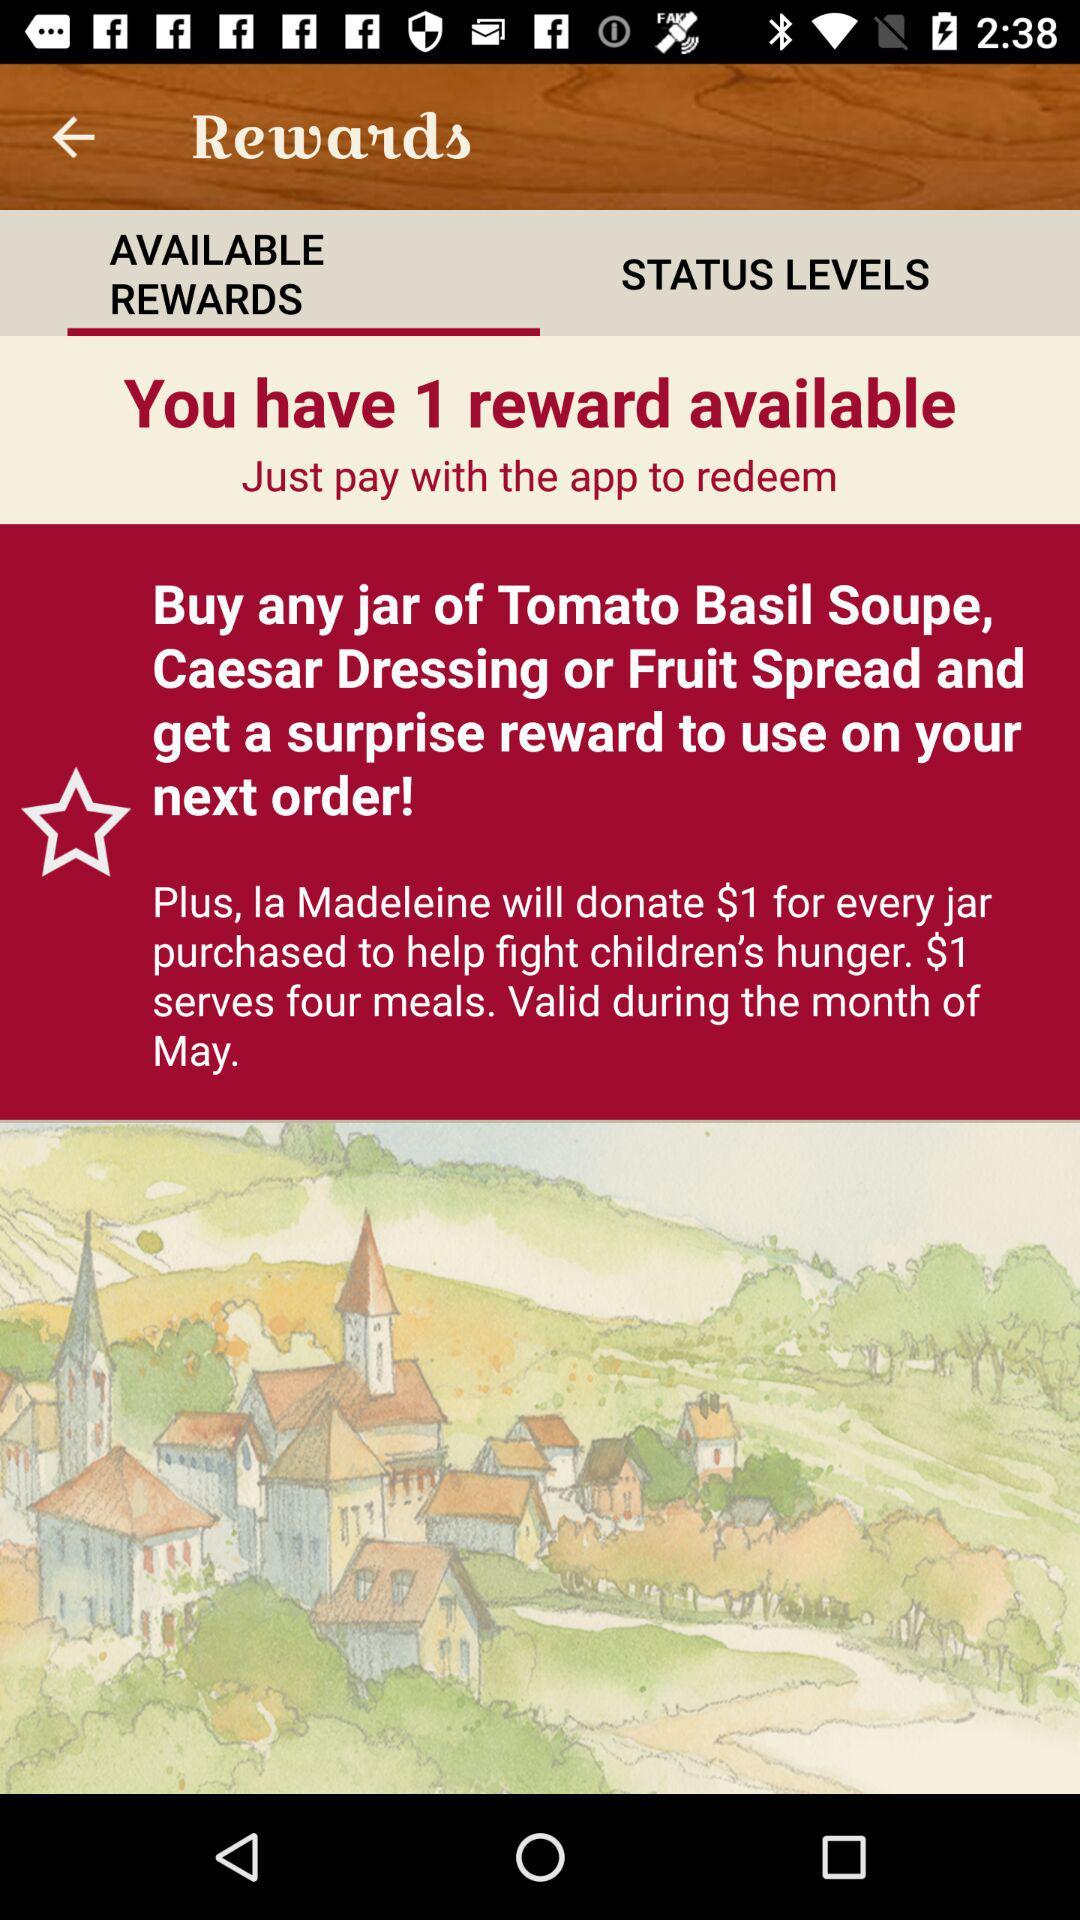 The width and height of the screenshot is (1080, 1920). Describe the element at coordinates (64, 821) in the screenshot. I see `the icon on the left` at that location.